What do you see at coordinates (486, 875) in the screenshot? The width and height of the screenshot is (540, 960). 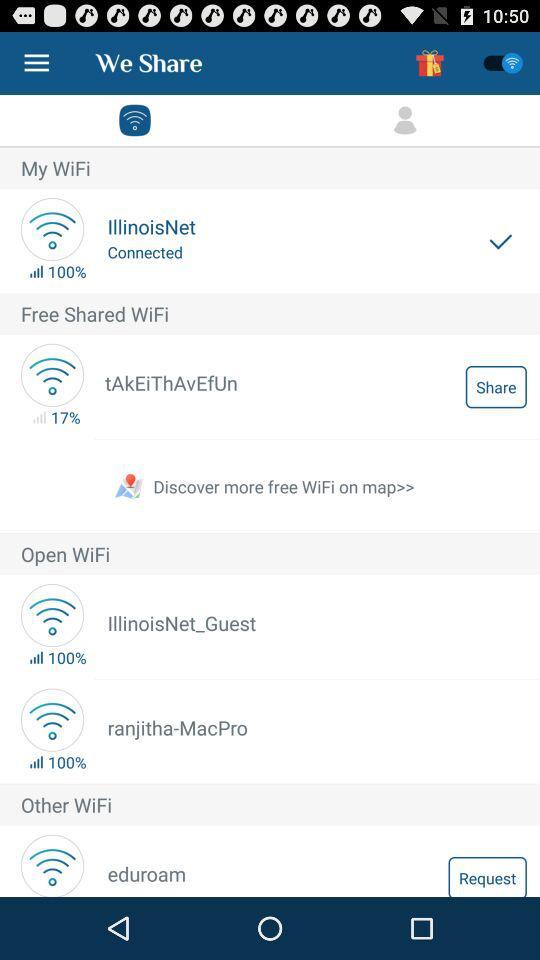 I see `request at the bottom right corner` at bounding box center [486, 875].